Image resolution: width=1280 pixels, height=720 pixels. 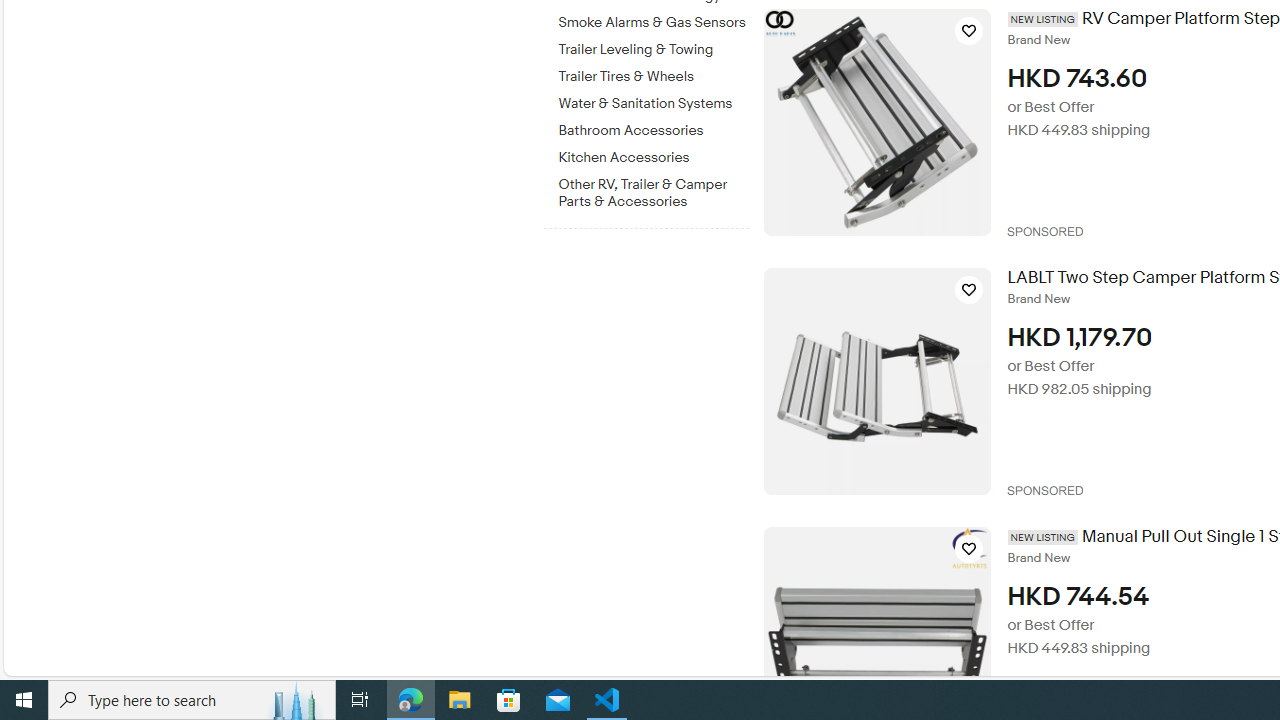 What do you see at coordinates (653, 72) in the screenshot?
I see `'Trailer Tires & Wheels'` at bounding box center [653, 72].